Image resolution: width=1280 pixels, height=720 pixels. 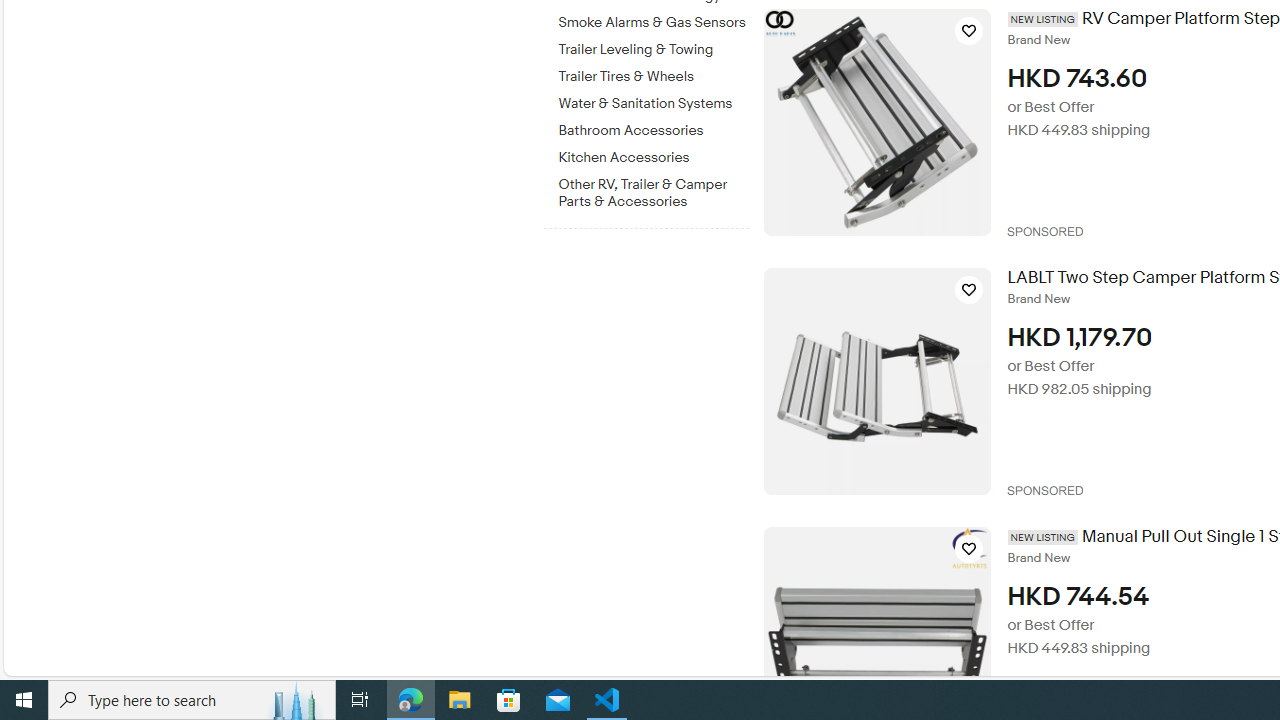 What do you see at coordinates (653, 72) in the screenshot?
I see `'Trailer Tires & Wheels'` at bounding box center [653, 72].